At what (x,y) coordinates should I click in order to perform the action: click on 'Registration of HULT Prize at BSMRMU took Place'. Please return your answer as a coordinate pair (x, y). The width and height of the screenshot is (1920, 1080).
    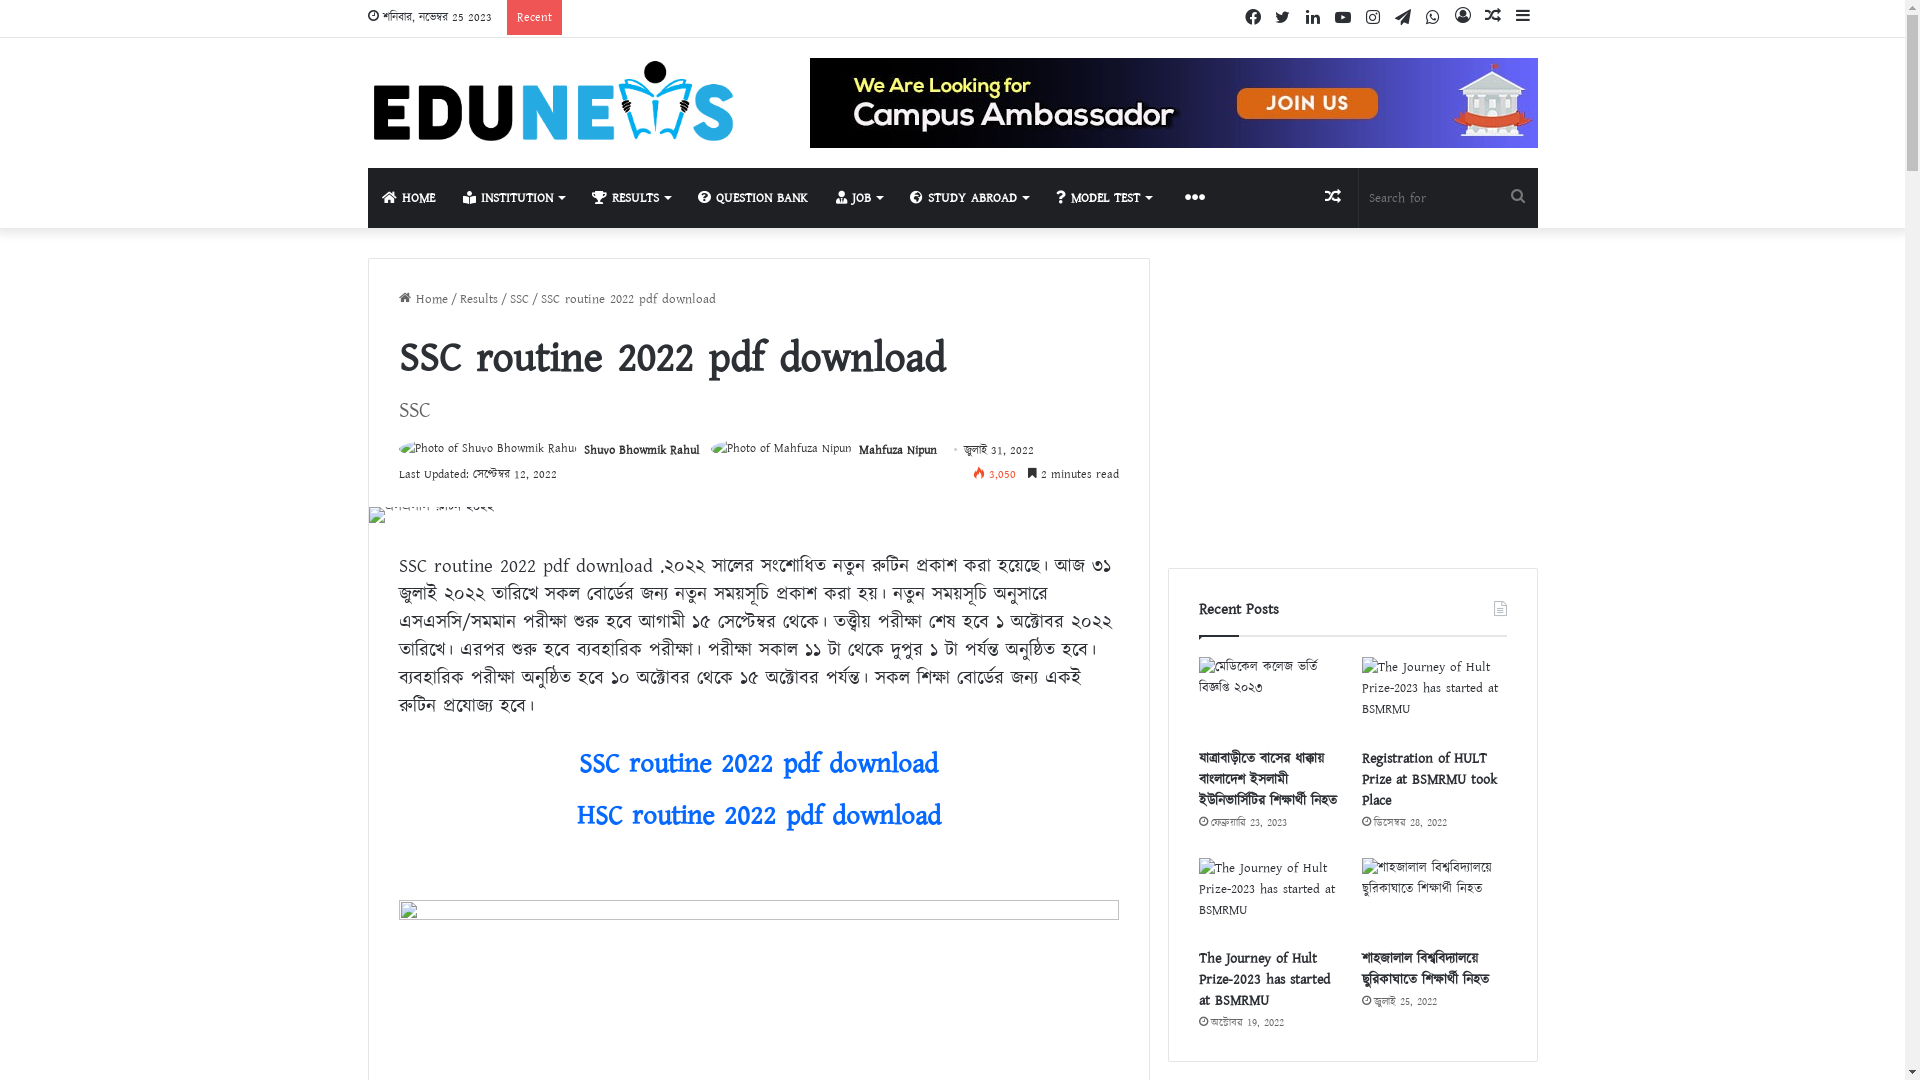
    Looking at the image, I should click on (1428, 778).